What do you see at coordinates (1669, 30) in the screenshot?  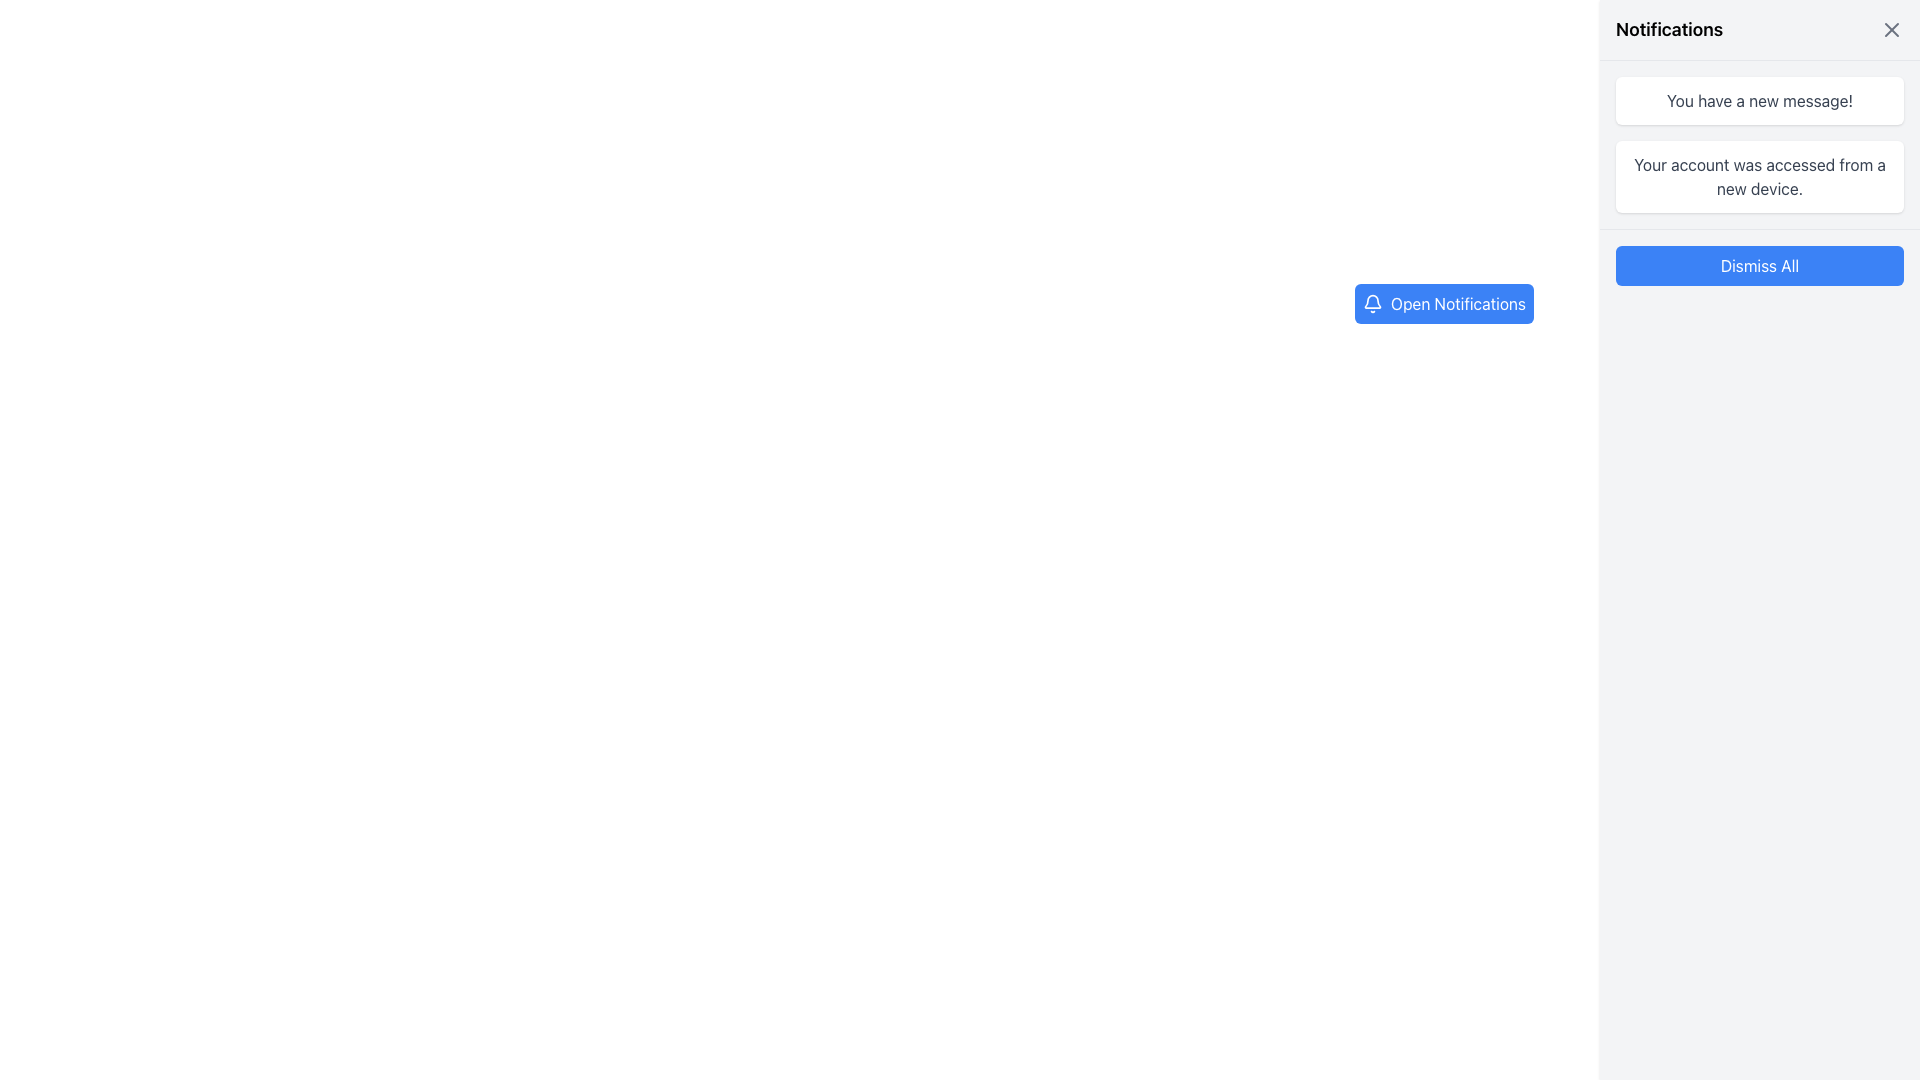 I see `the 'Notifications' text label, which is a bold, large black font located in the header bar of the notification panel, positioned to the left of the close icon` at bounding box center [1669, 30].